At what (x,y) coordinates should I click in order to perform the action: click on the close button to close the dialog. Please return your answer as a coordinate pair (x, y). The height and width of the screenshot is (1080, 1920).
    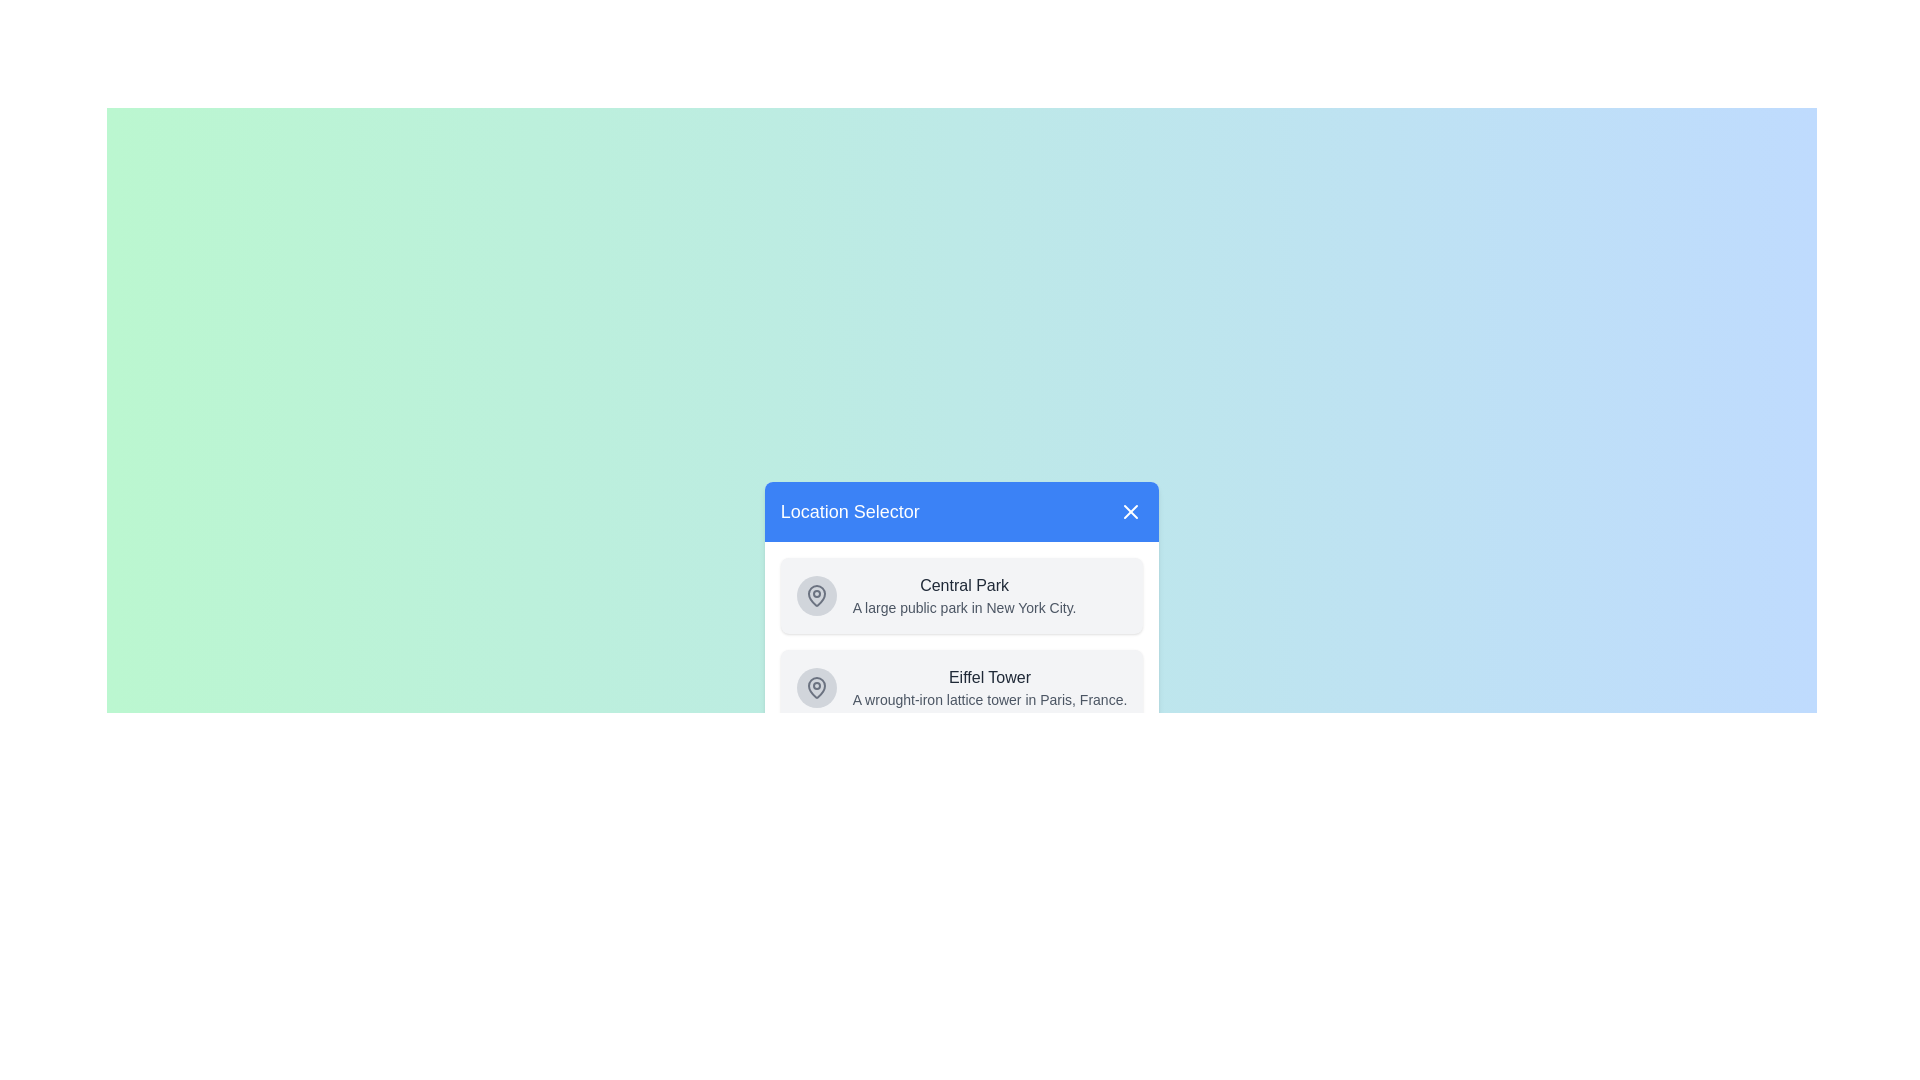
    Looking at the image, I should click on (1131, 511).